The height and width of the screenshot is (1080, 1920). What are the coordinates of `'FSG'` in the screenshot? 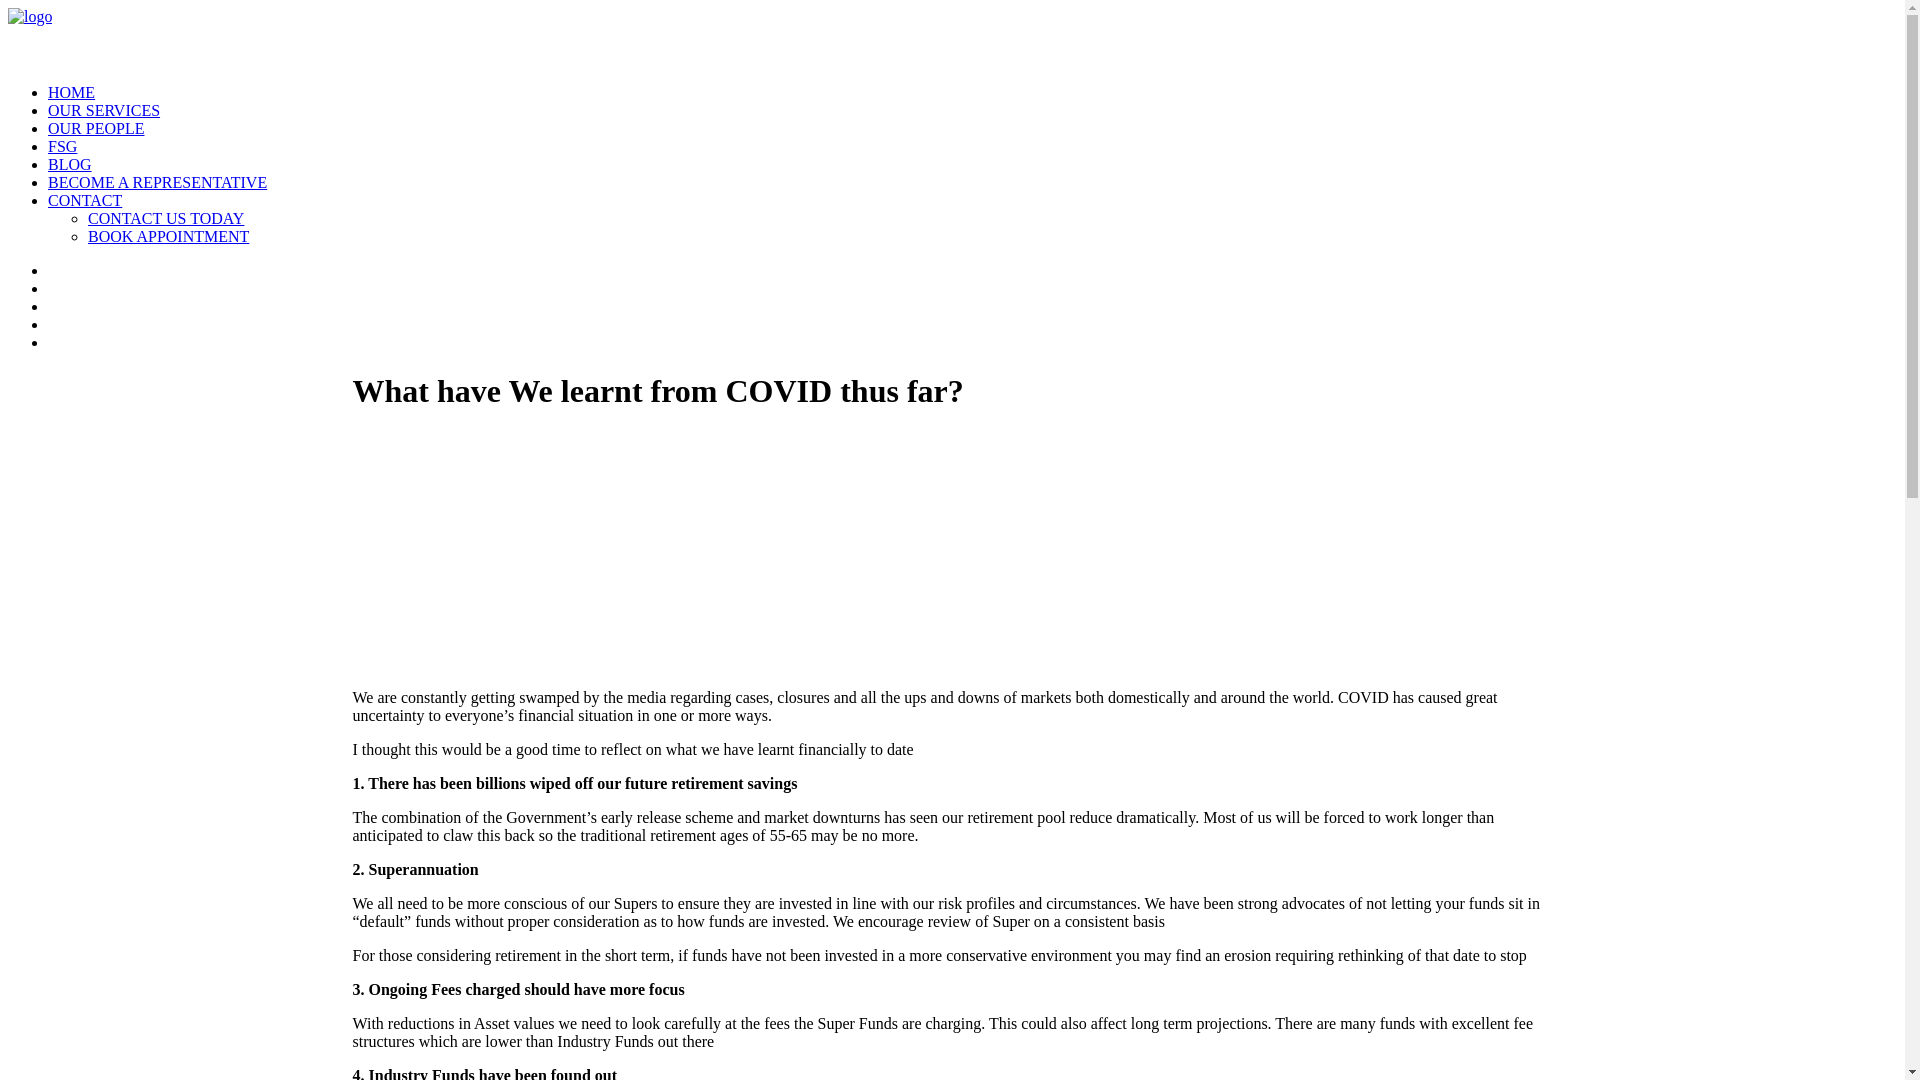 It's located at (62, 145).